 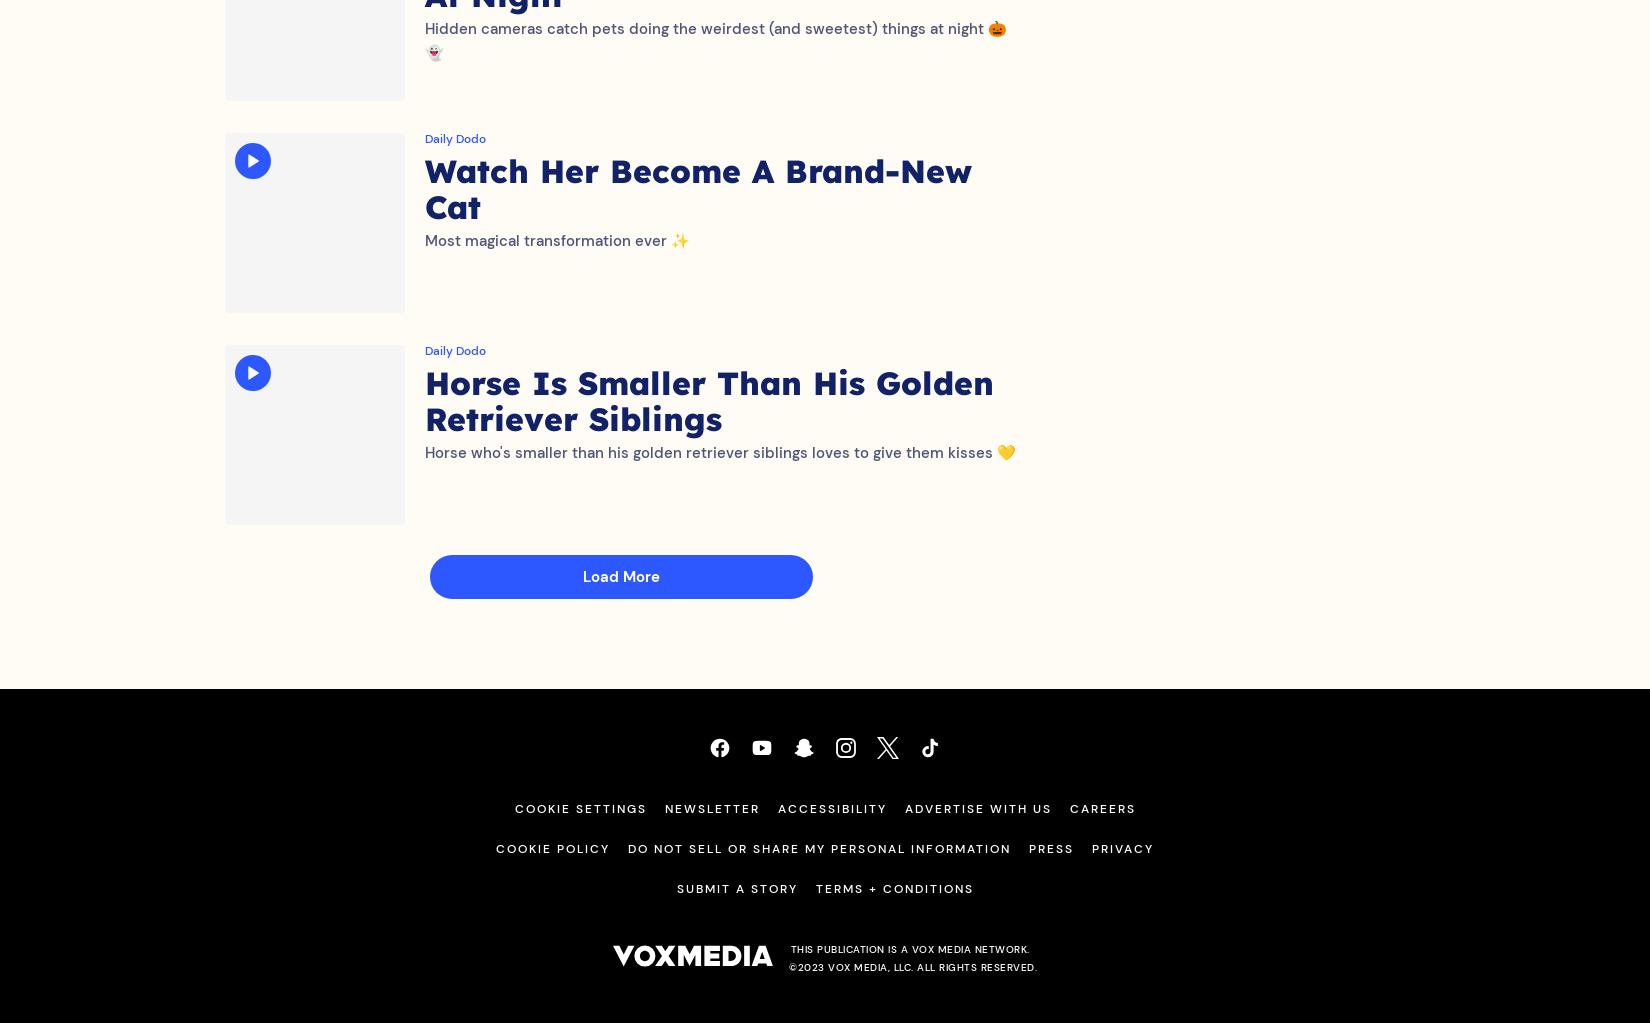 What do you see at coordinates (735, 908) in the screenshot?
I see `'Submit a Story'` at bounding box center [735, 908].